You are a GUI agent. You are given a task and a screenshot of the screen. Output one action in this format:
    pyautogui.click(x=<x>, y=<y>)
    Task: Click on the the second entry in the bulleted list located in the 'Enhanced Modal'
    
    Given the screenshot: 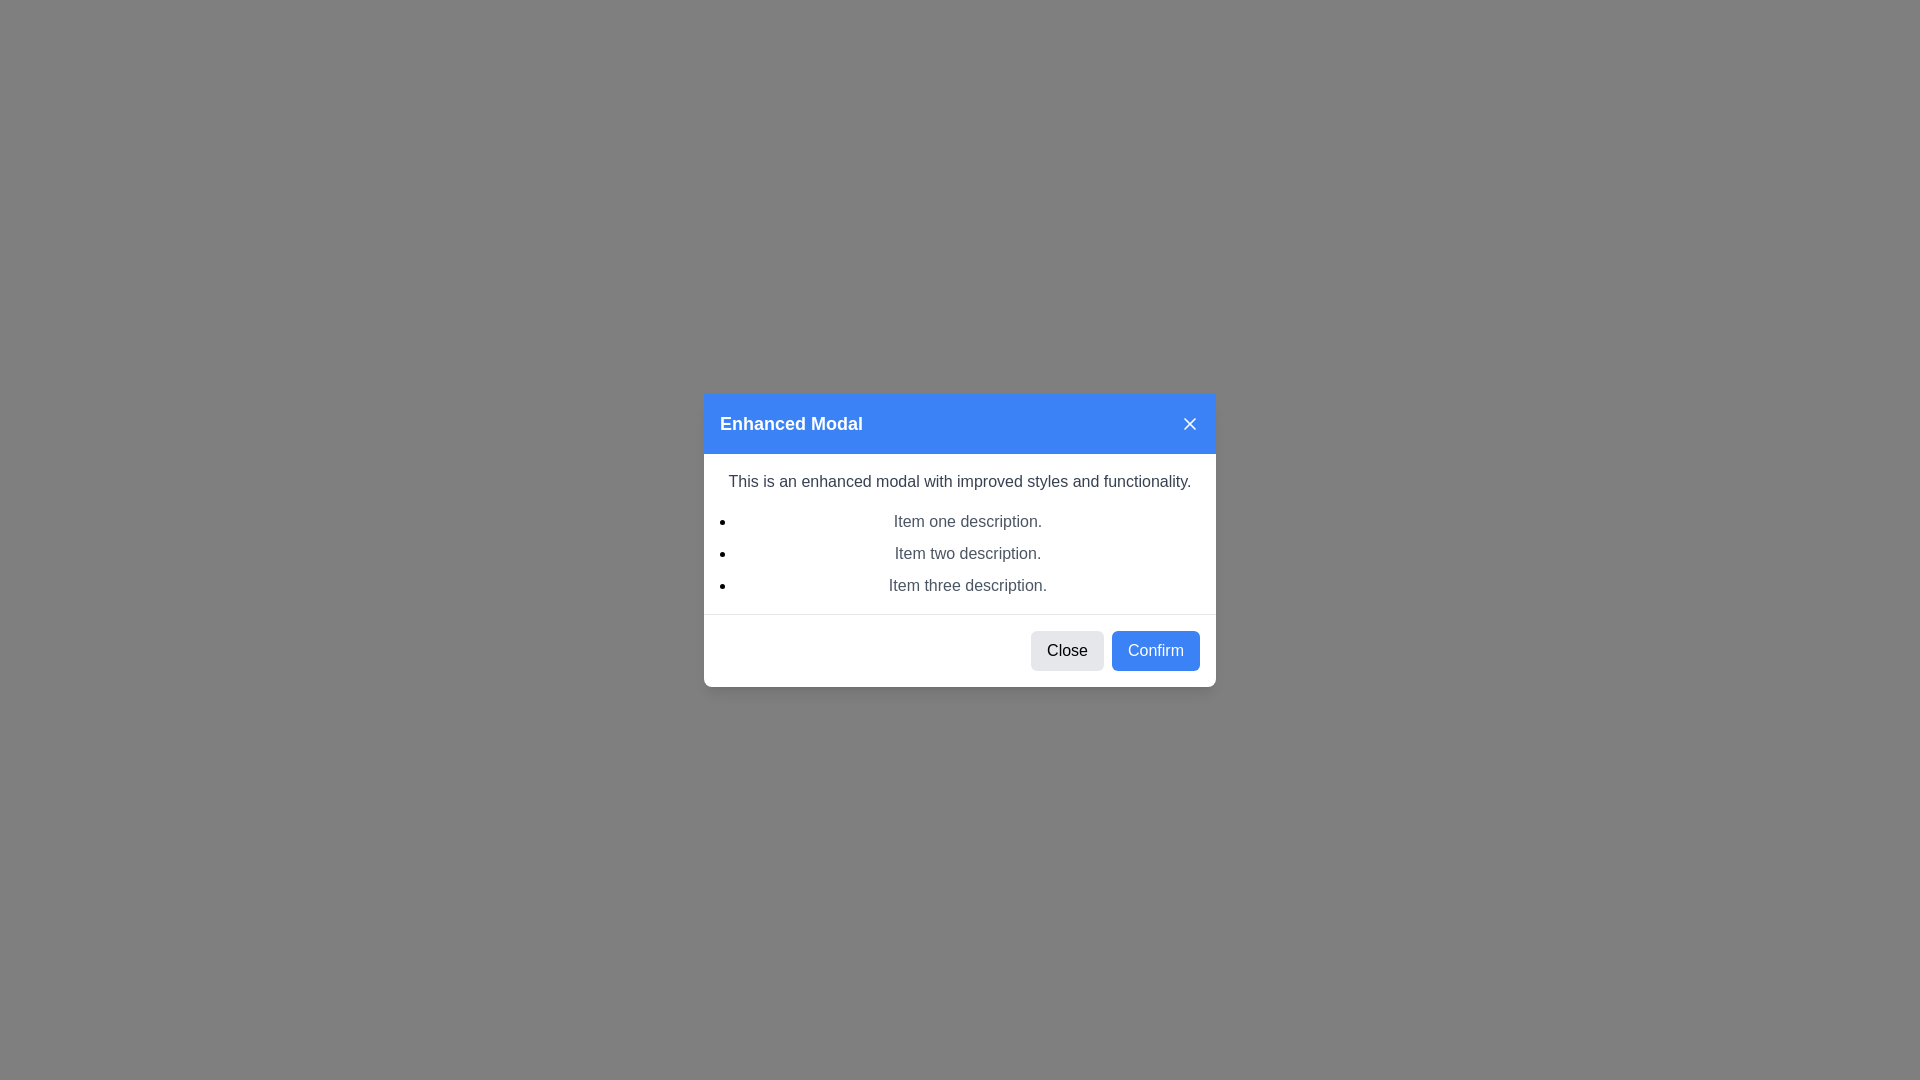 What is the action you would take?
    pyautogui.click(x=968, y=553)
    